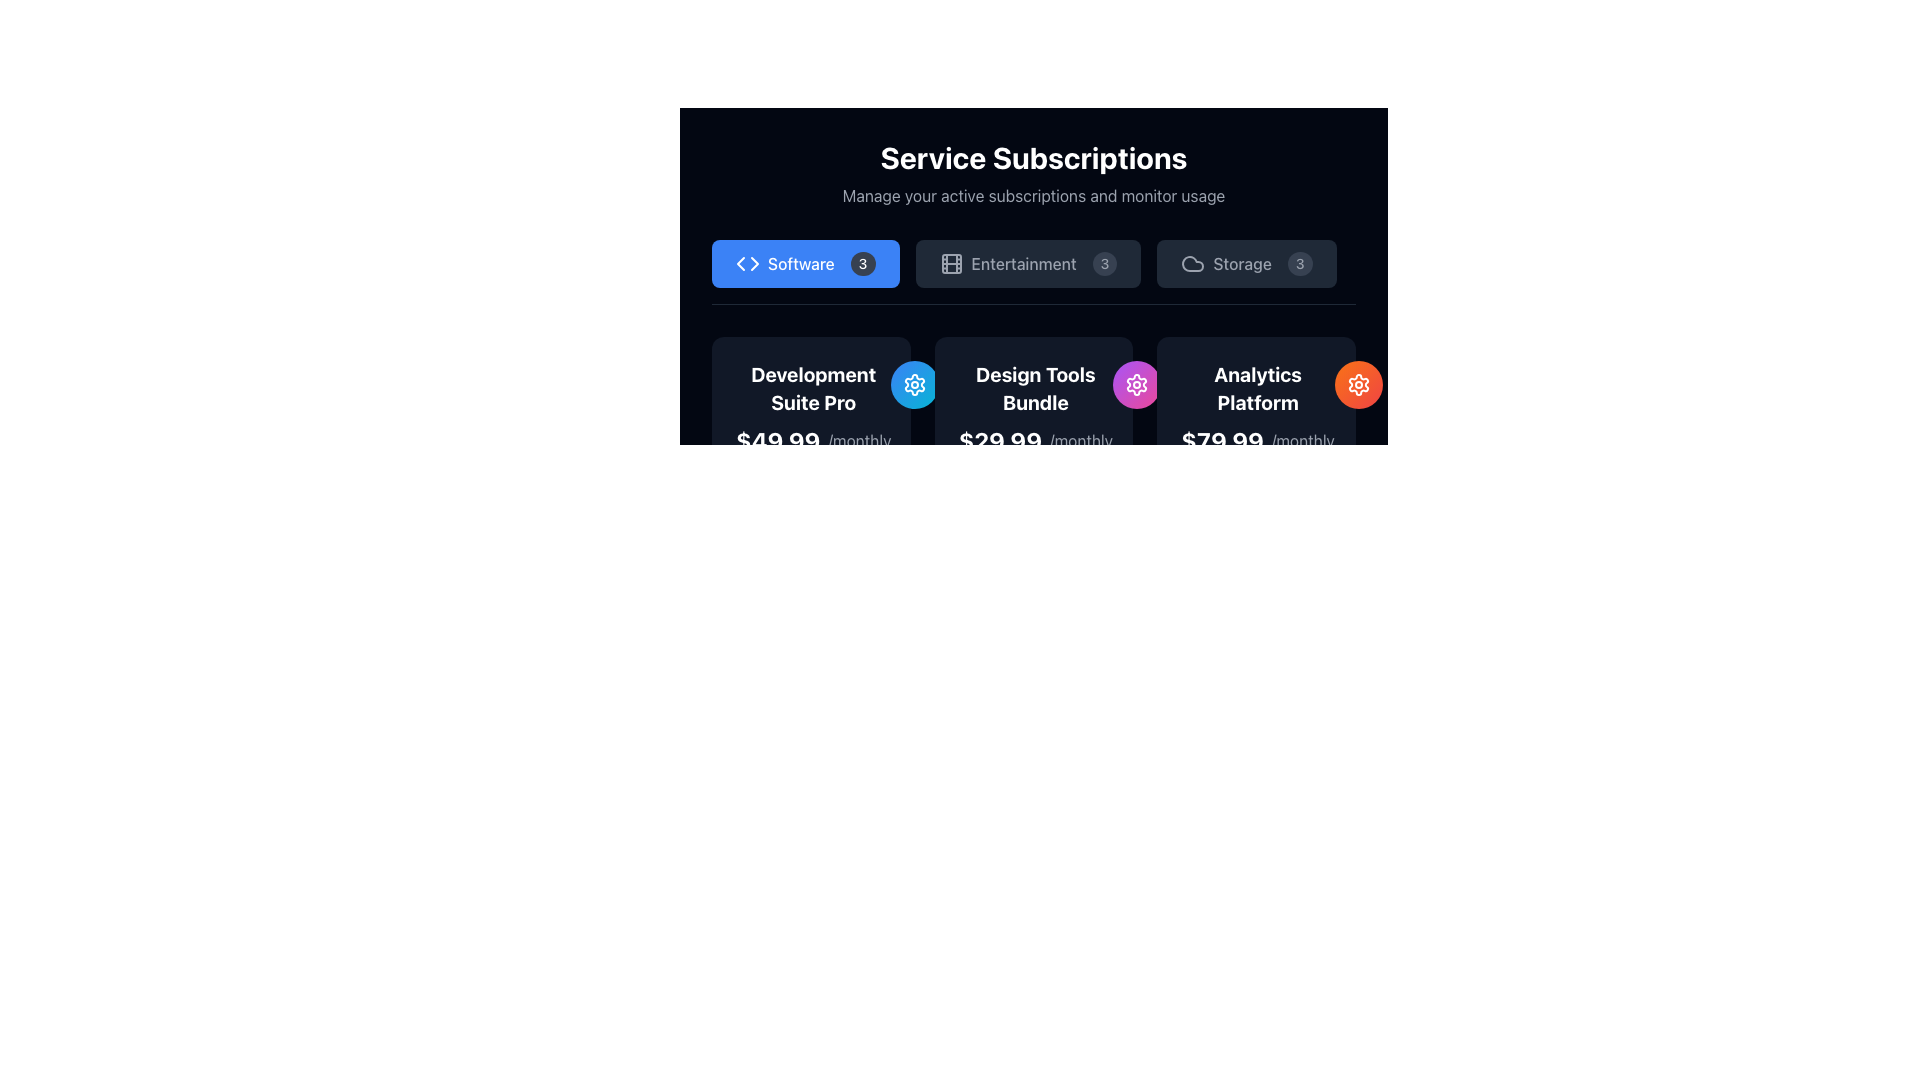  Describe the element at coordinates (813, 407) in the screenshot. I see `the 'Development Suite Pro' subscription plan description and price text block, which is the first element in the list of subscription options under the 'Service Subscriptions' section` at that location.